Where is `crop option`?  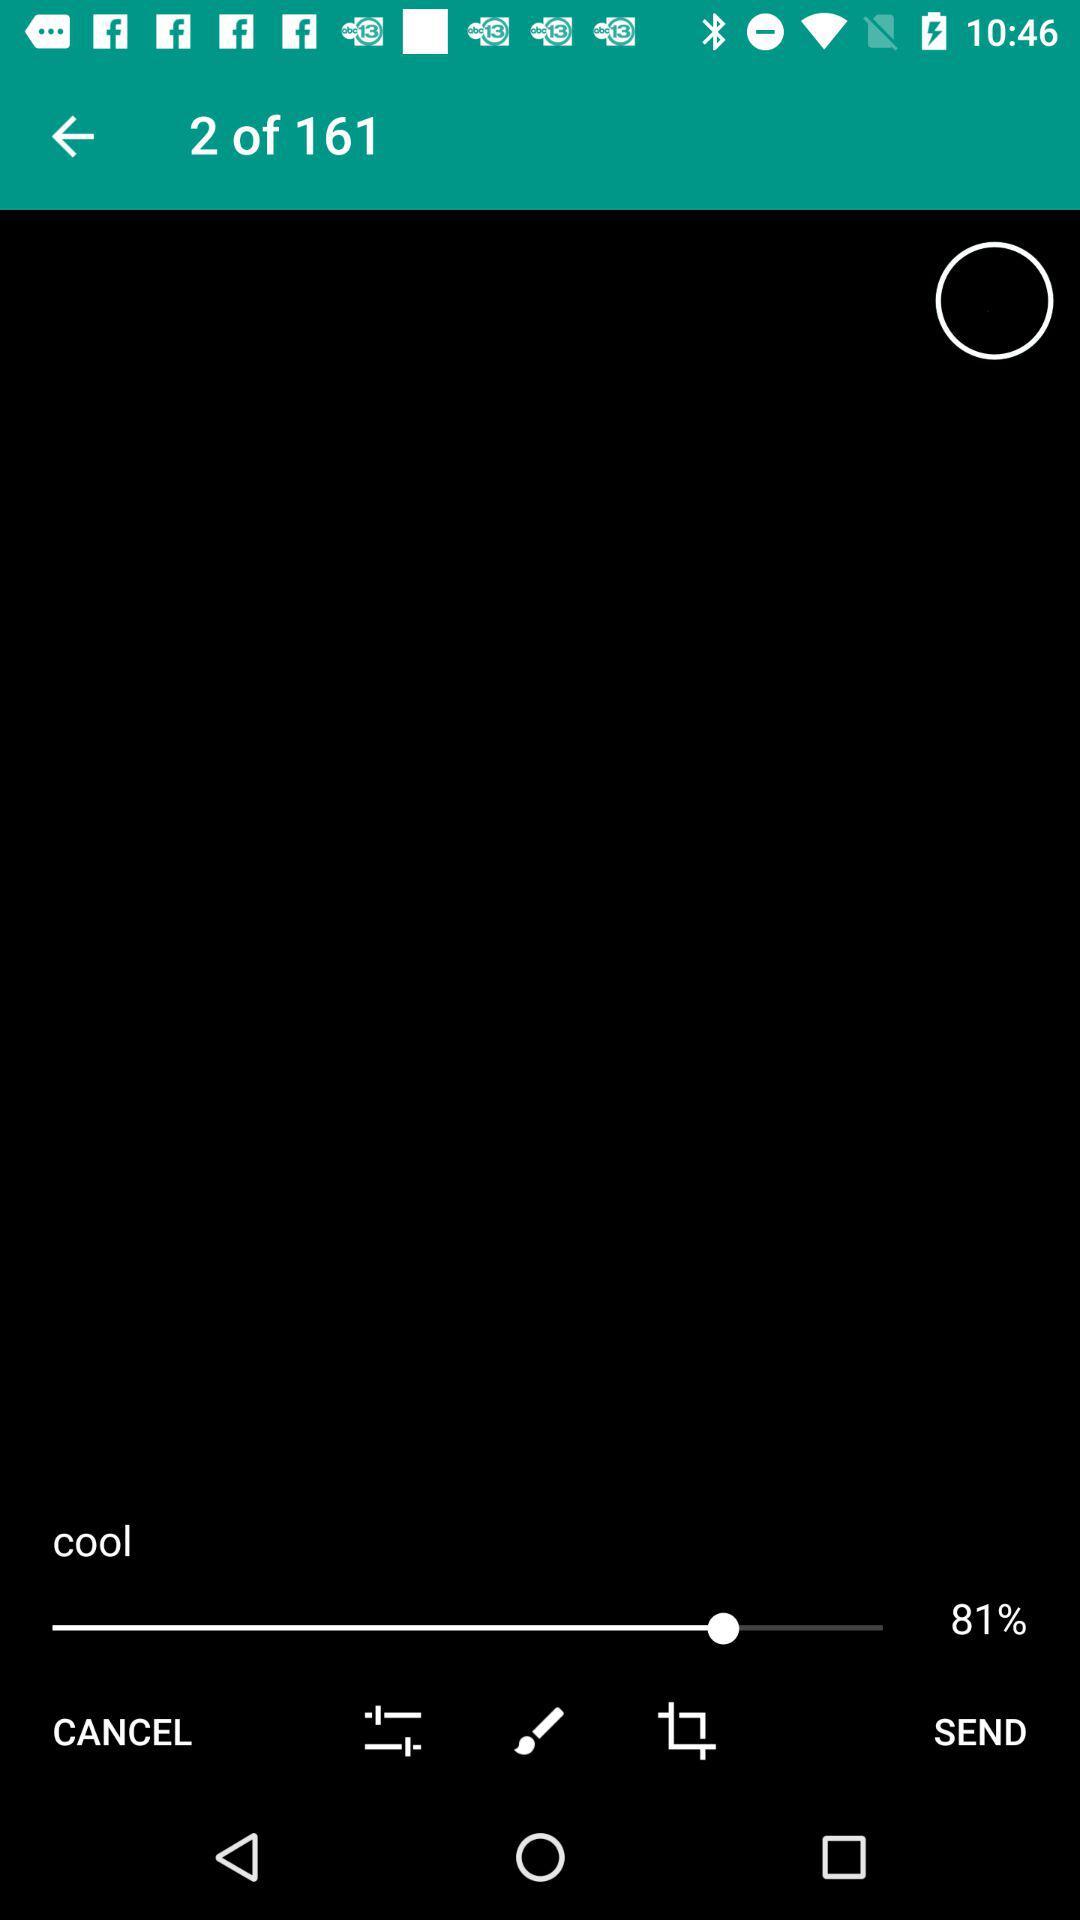 crop option is located at coordinates (685, 1730).